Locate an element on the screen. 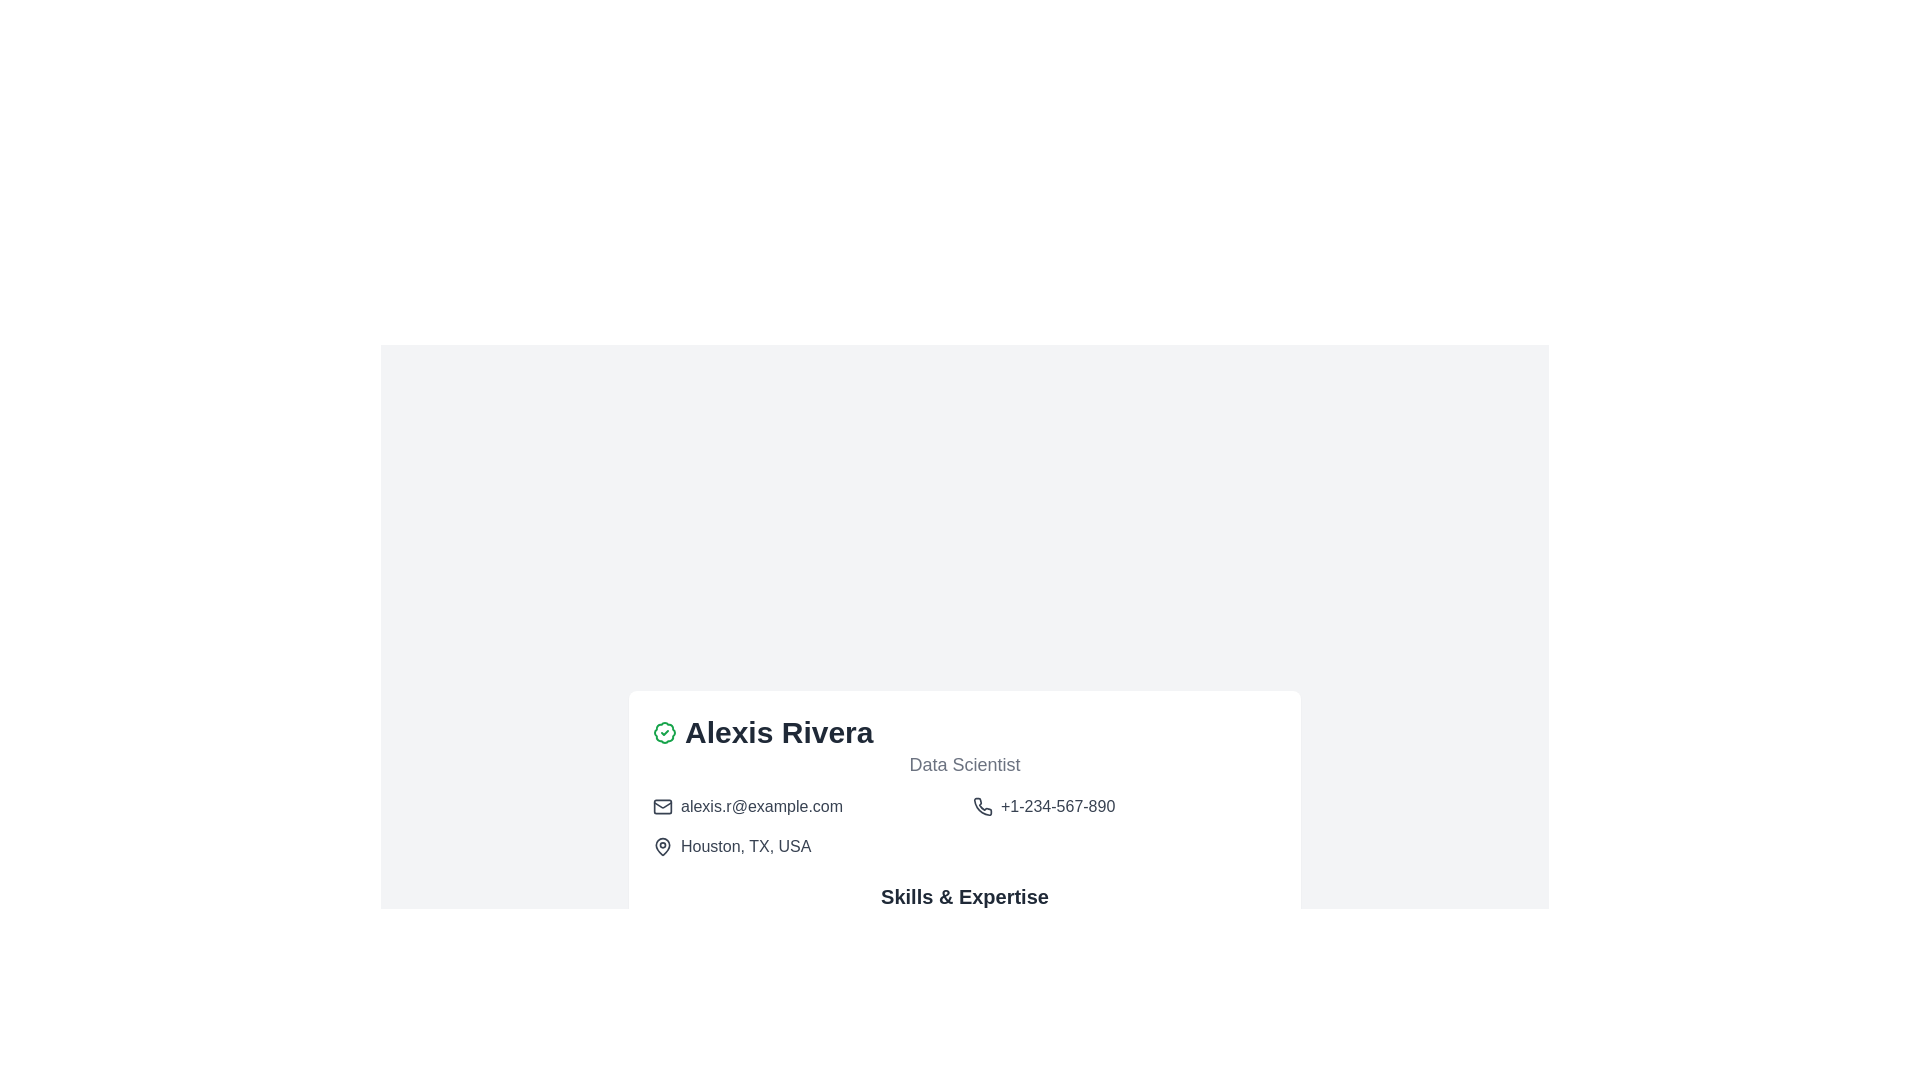 The image size is (1920, 1080). the email icon that visually indicates 'alexis.r@example.com', positioned to the left of the email text and aligned vertically with it, located below 'Alexis Rivera' is located at coordinates (662, 805).